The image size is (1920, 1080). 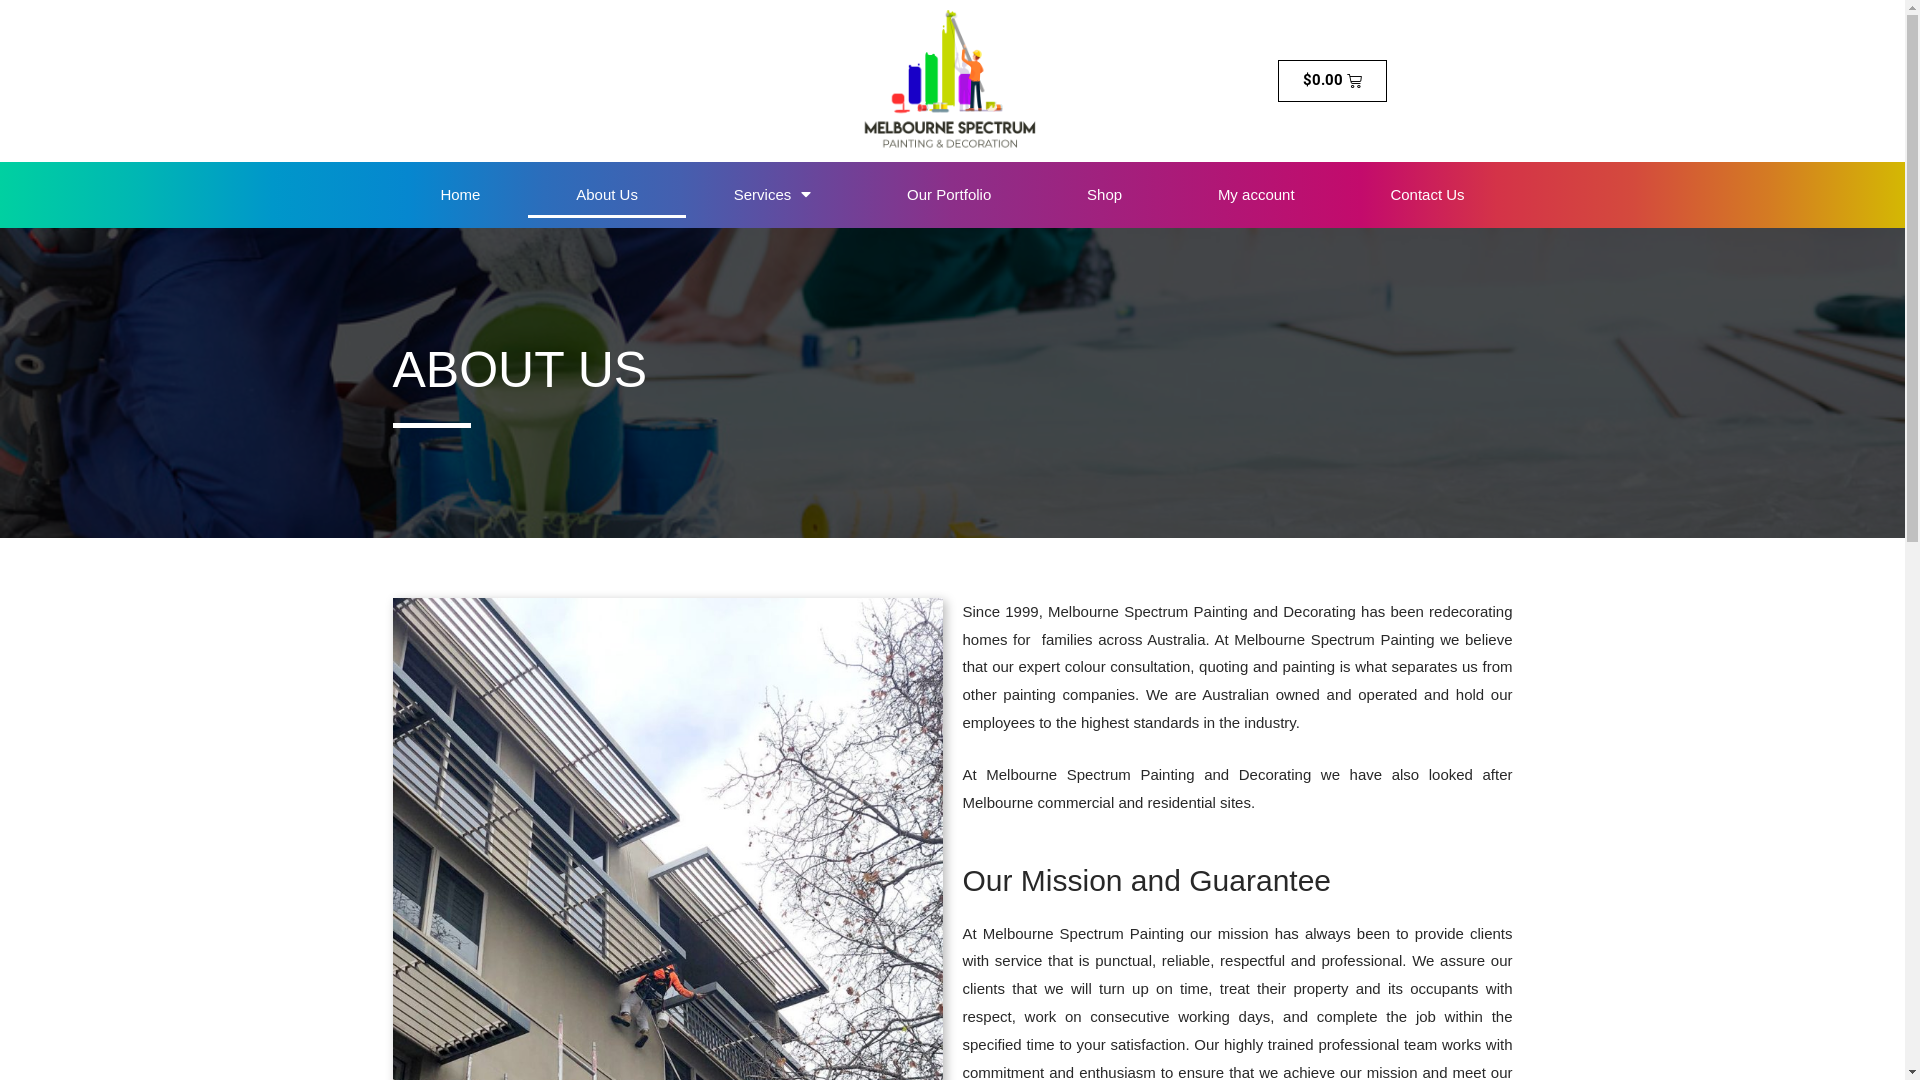 I want to click on 'My account', so click(x=1170, y=195).